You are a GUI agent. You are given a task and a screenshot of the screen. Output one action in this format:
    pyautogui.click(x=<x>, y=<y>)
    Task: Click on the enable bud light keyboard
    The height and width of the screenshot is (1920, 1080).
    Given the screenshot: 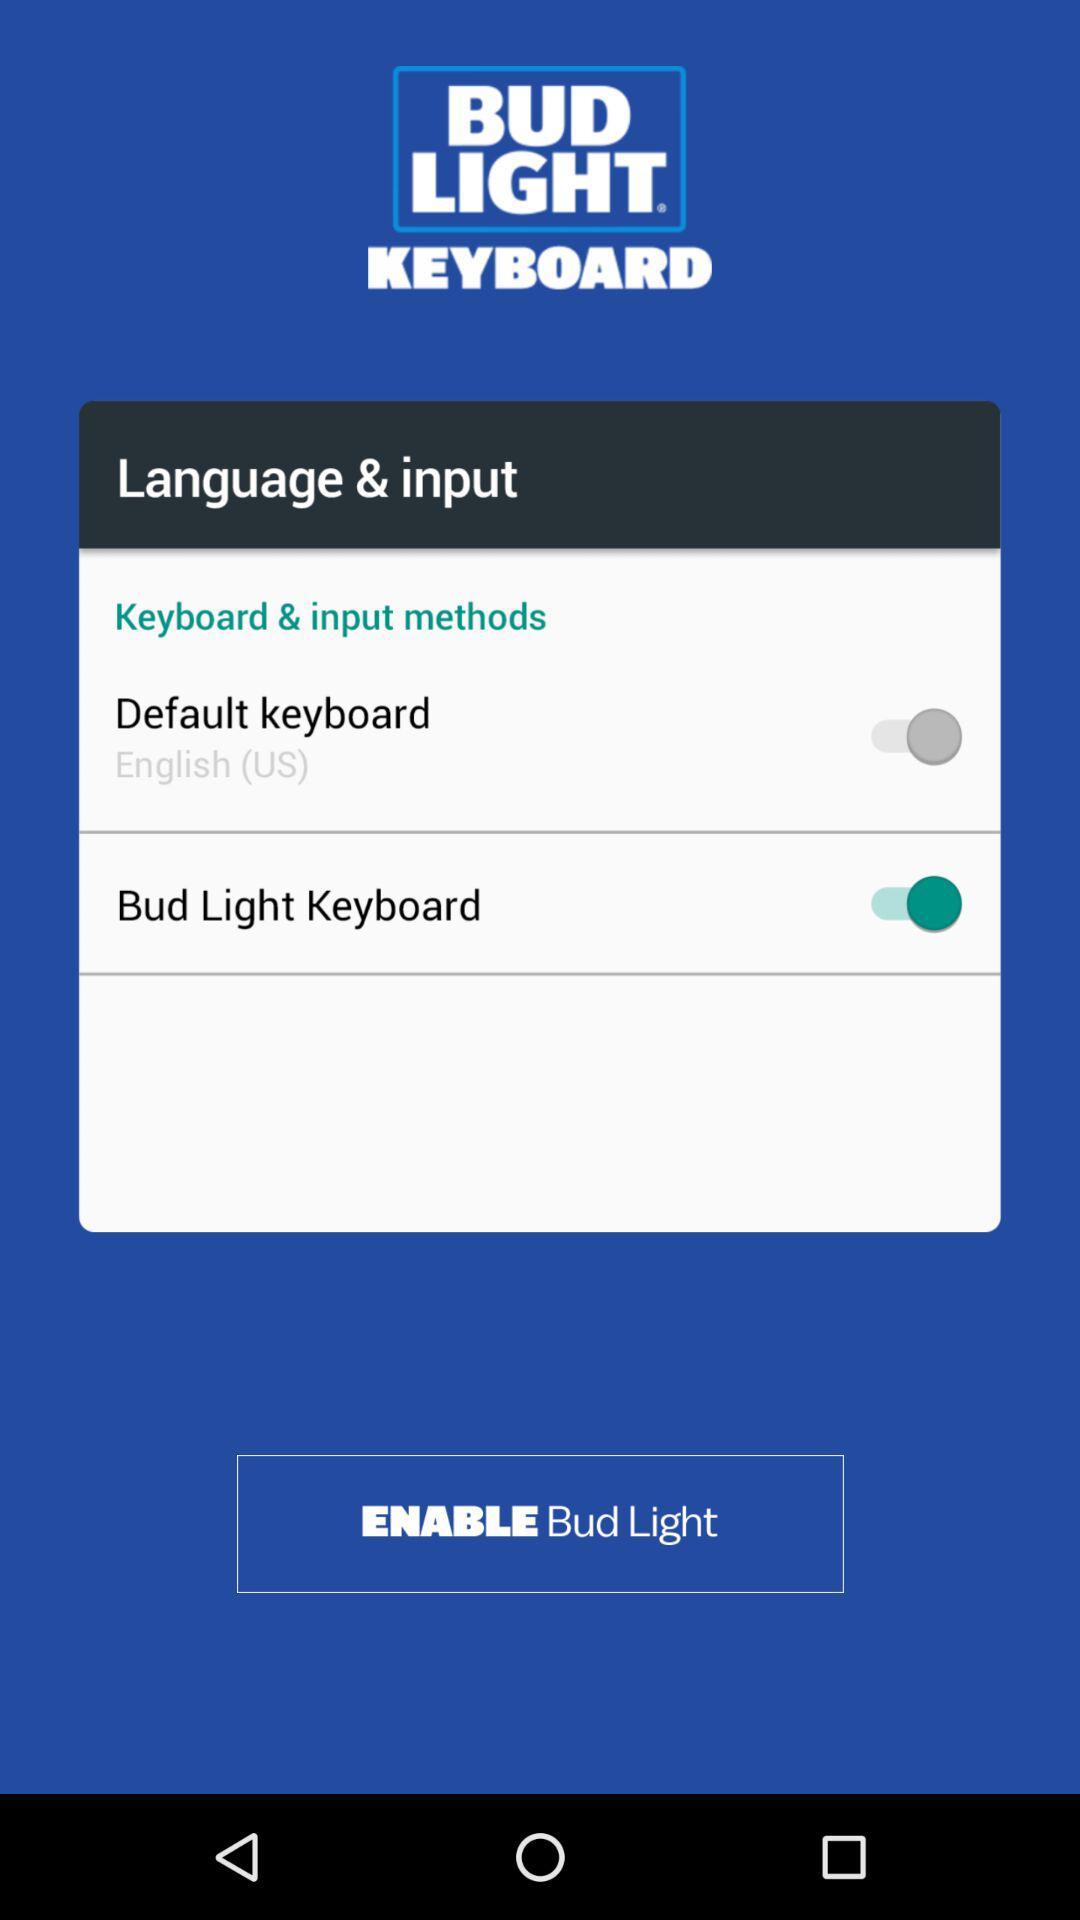 What is the action you would take?
    pyautogui.click(x=540, y=1522)
    